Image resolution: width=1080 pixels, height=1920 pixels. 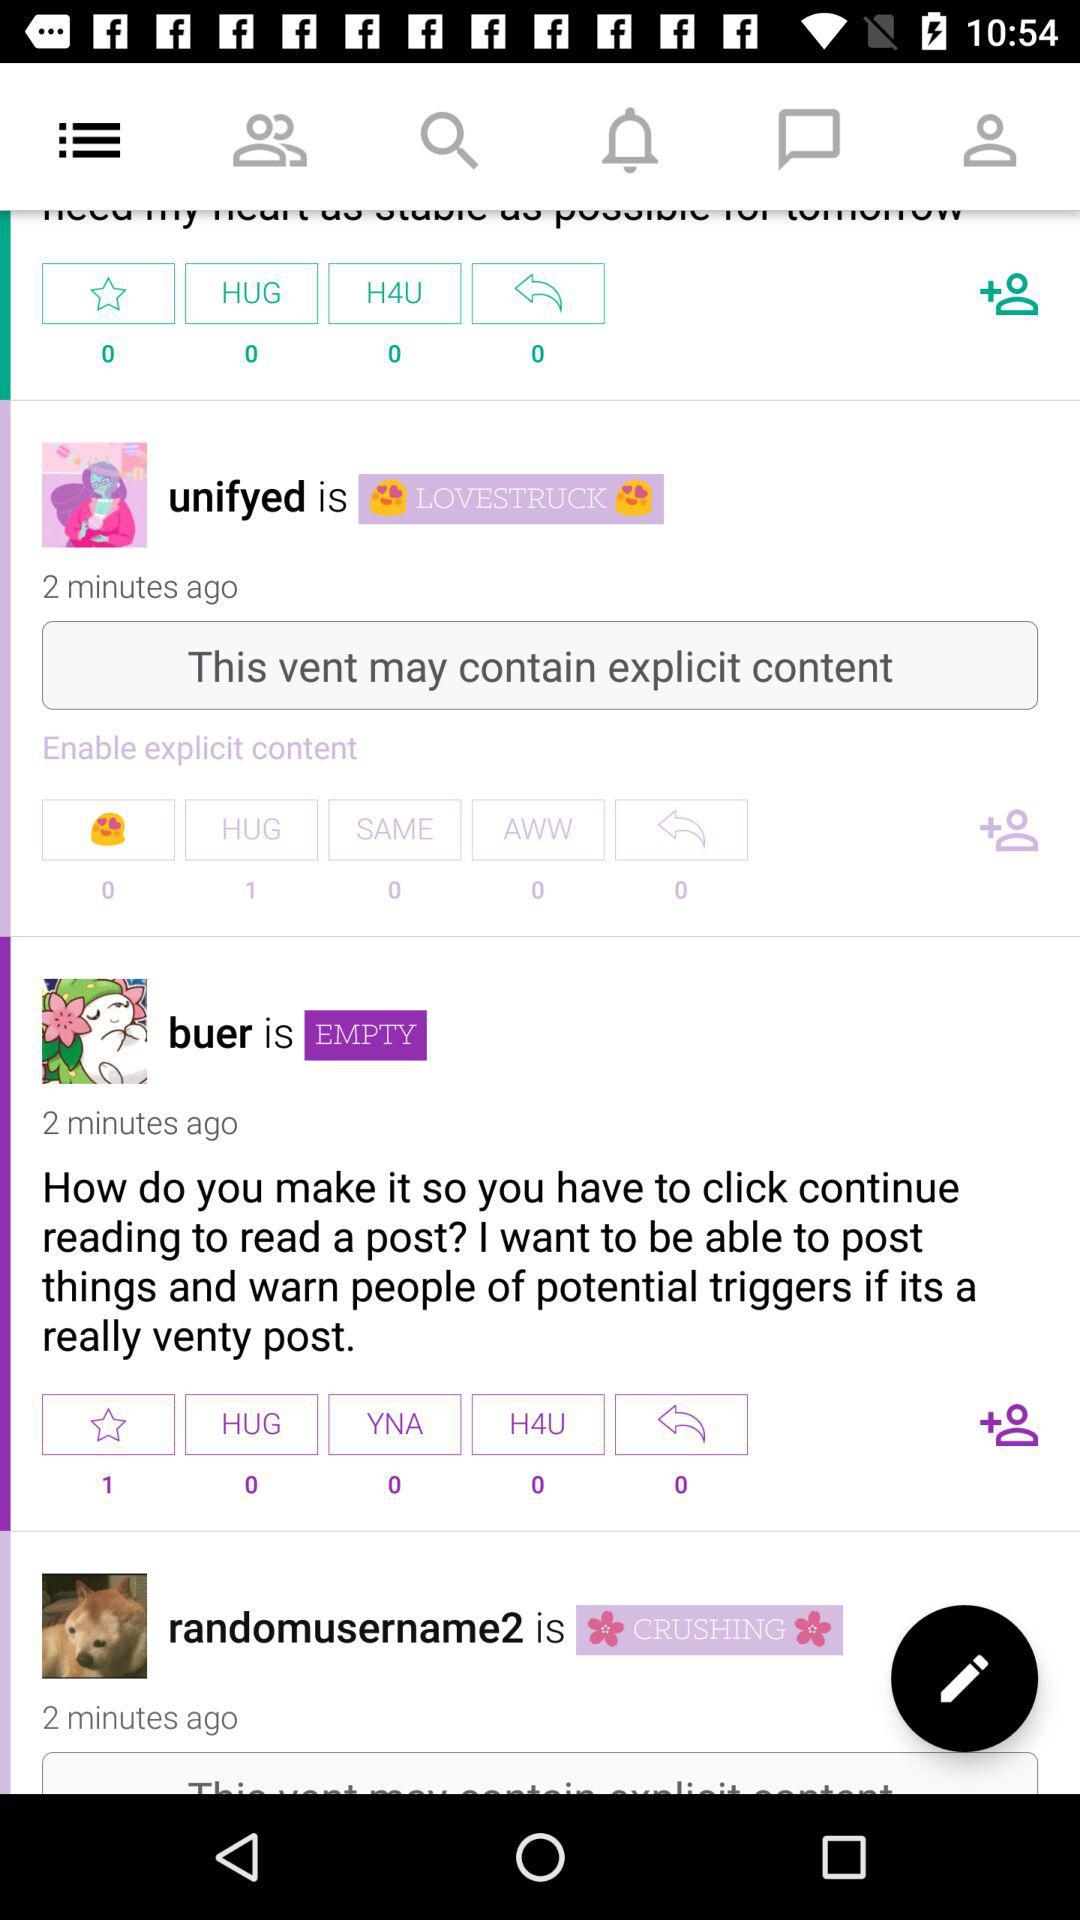 What do you see at coordinates (108, 829) in the screenshot?
I see `the item next to hug app` at bounding box center [108, 829].